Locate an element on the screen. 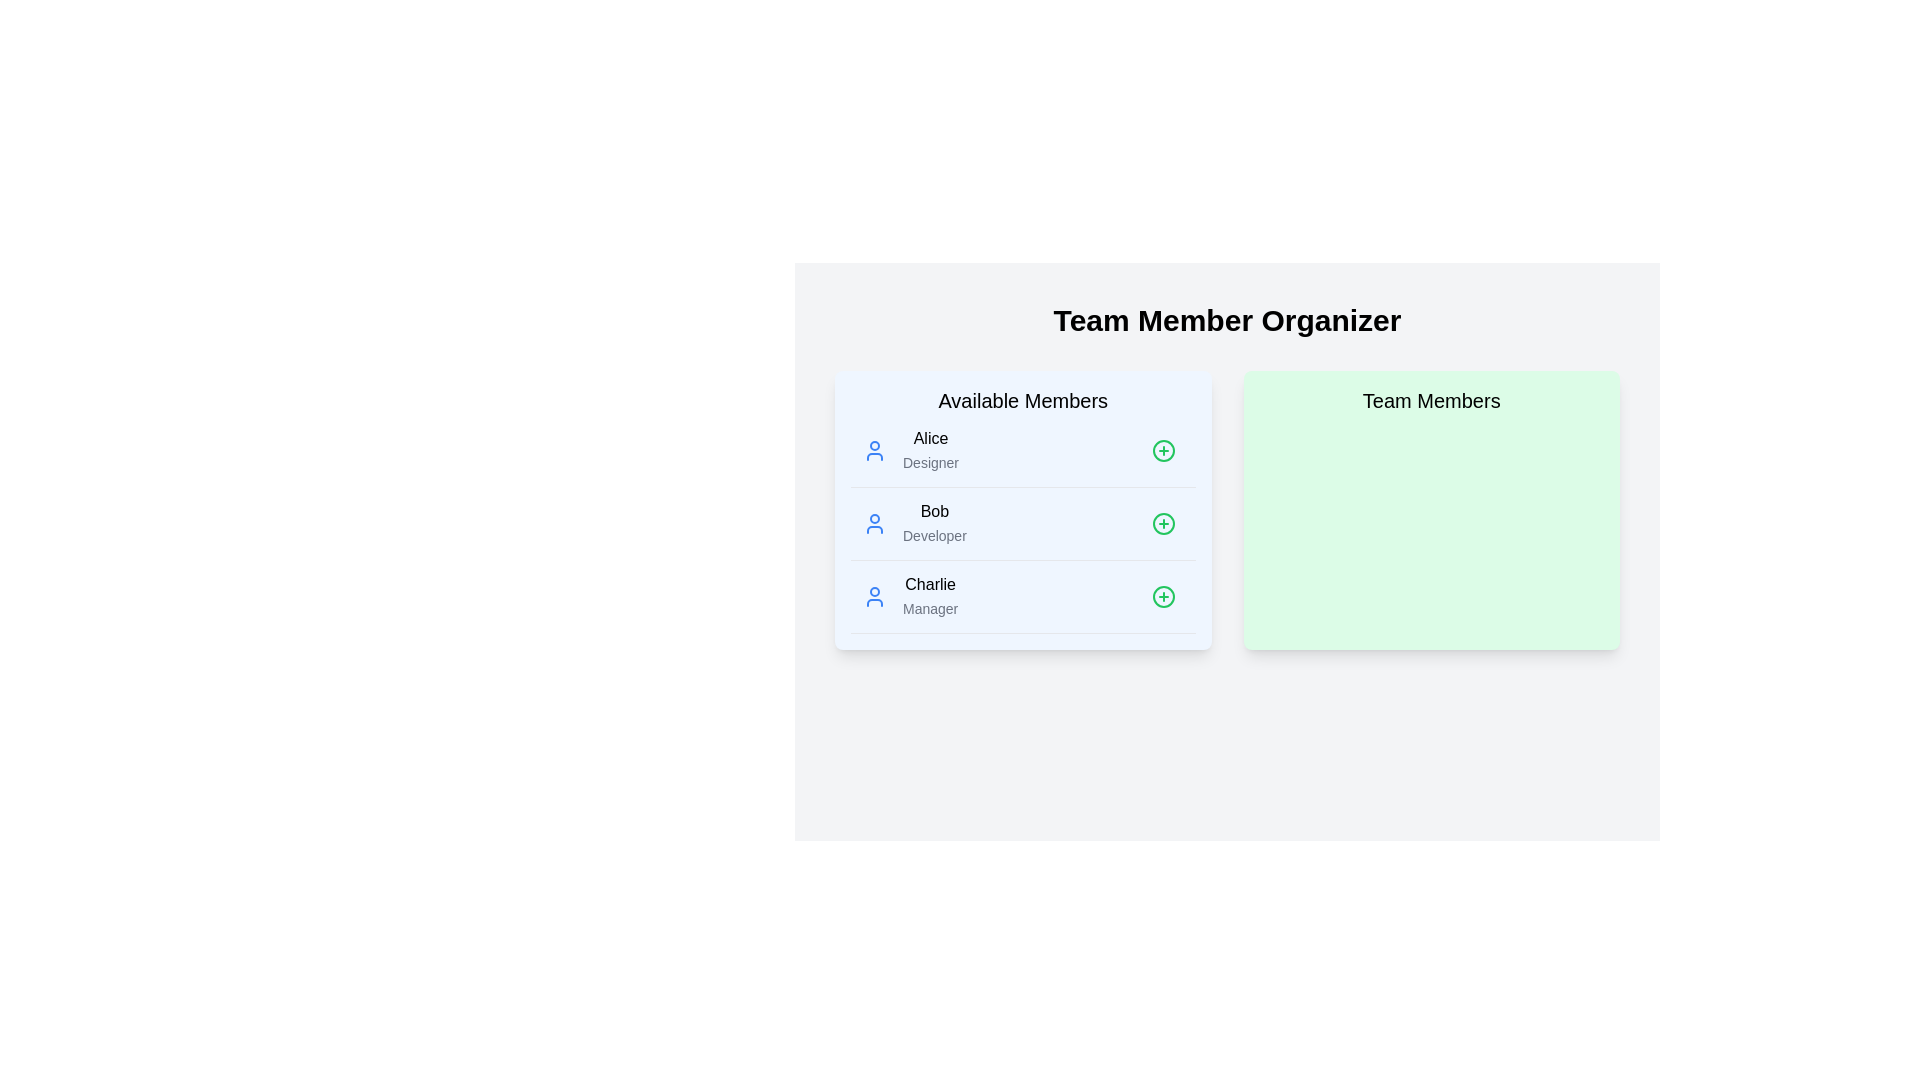  the Text display that contains 'Charlie' in bold above and 'Manager' in gray beneath it, located in the third row of the 'Available Members' panel is located at coordinates (929, 596).